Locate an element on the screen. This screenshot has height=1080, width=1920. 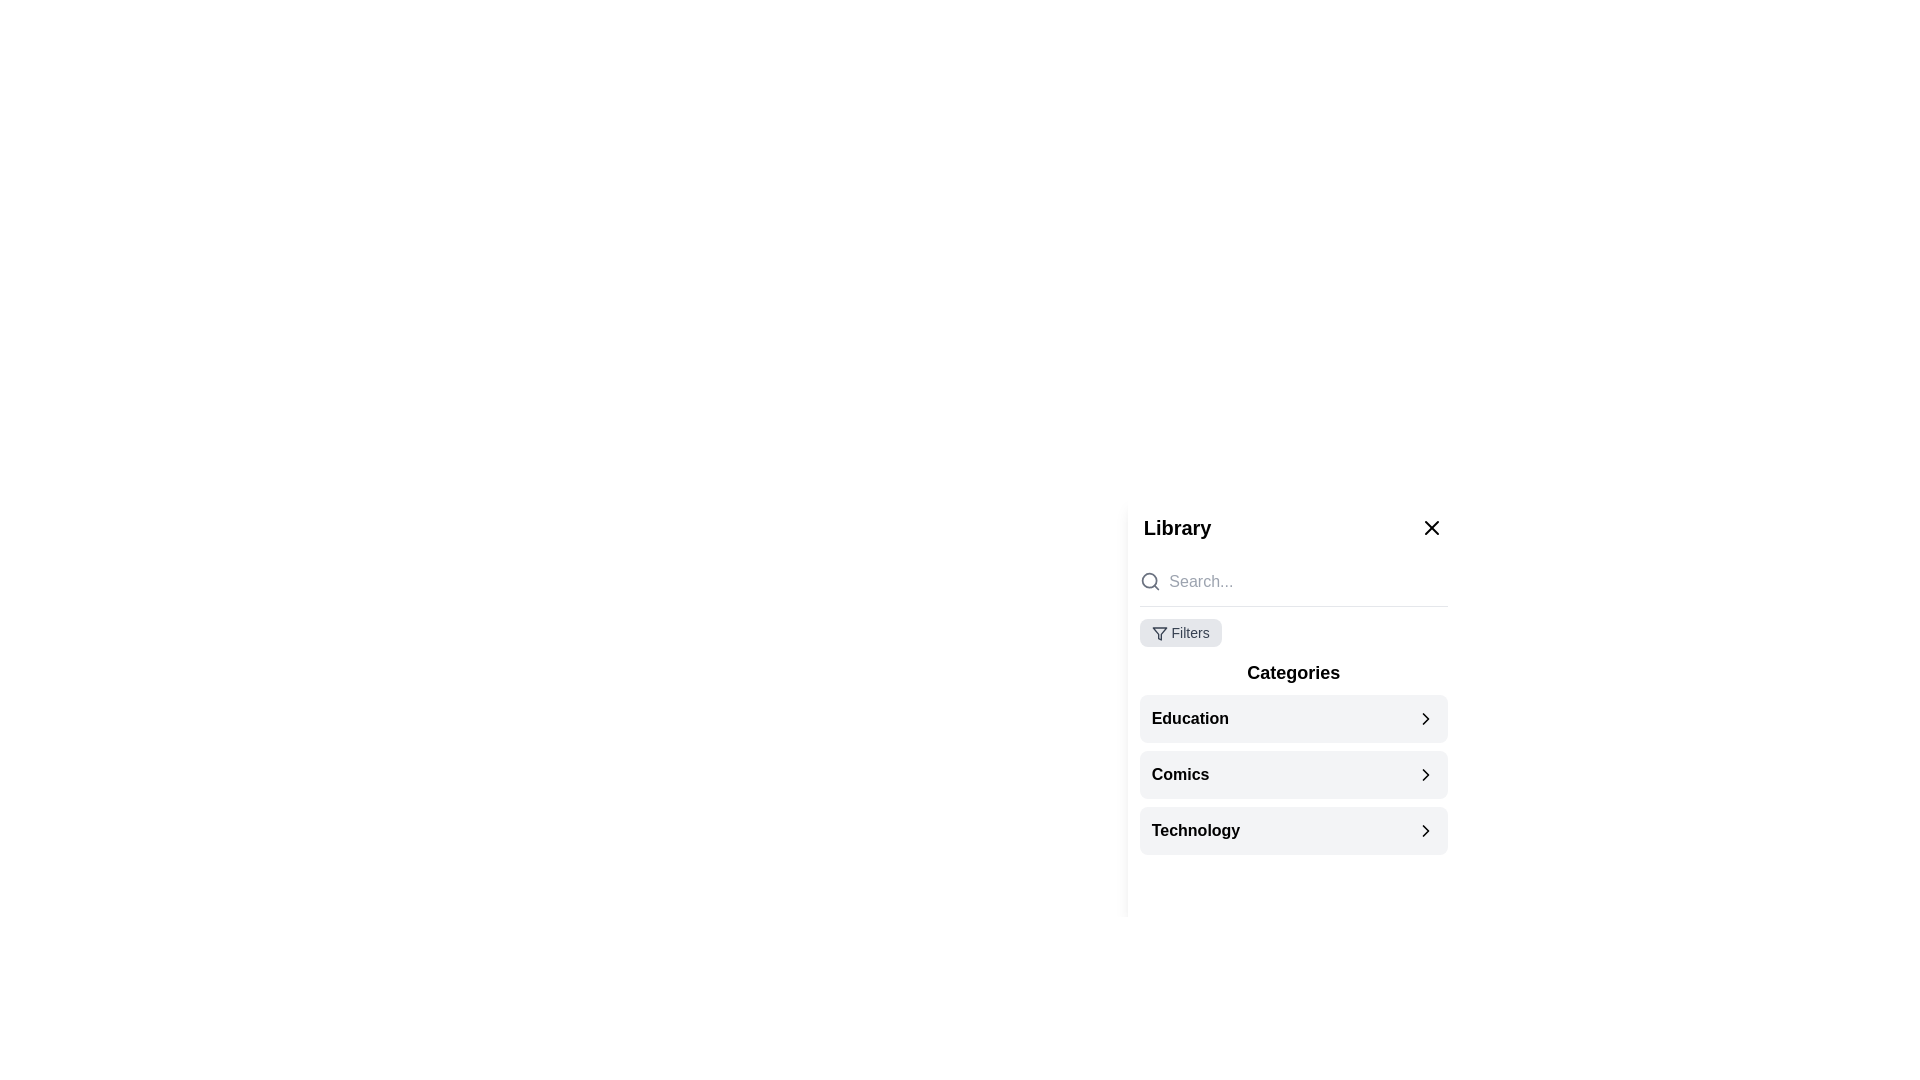
the second menu item in the 'Categories' section is located at coordinates (1293, 774).